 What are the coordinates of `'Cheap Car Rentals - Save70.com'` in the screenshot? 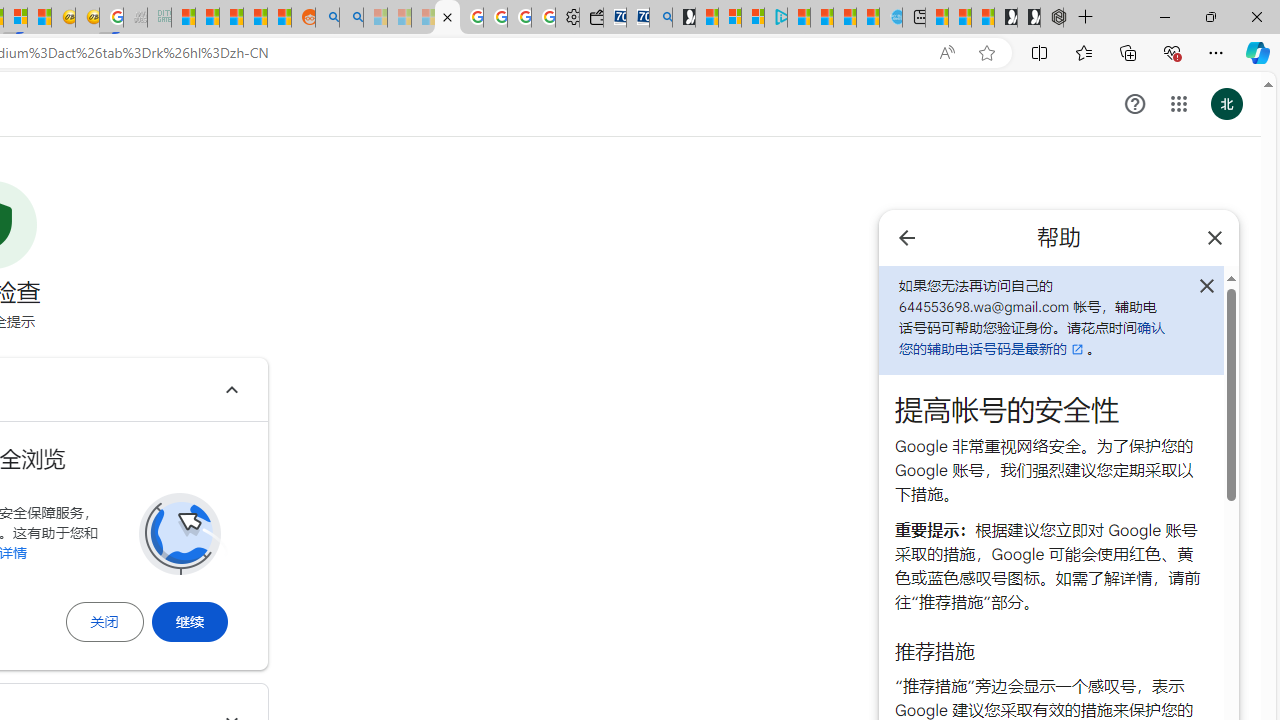 It's located at (637, 17).